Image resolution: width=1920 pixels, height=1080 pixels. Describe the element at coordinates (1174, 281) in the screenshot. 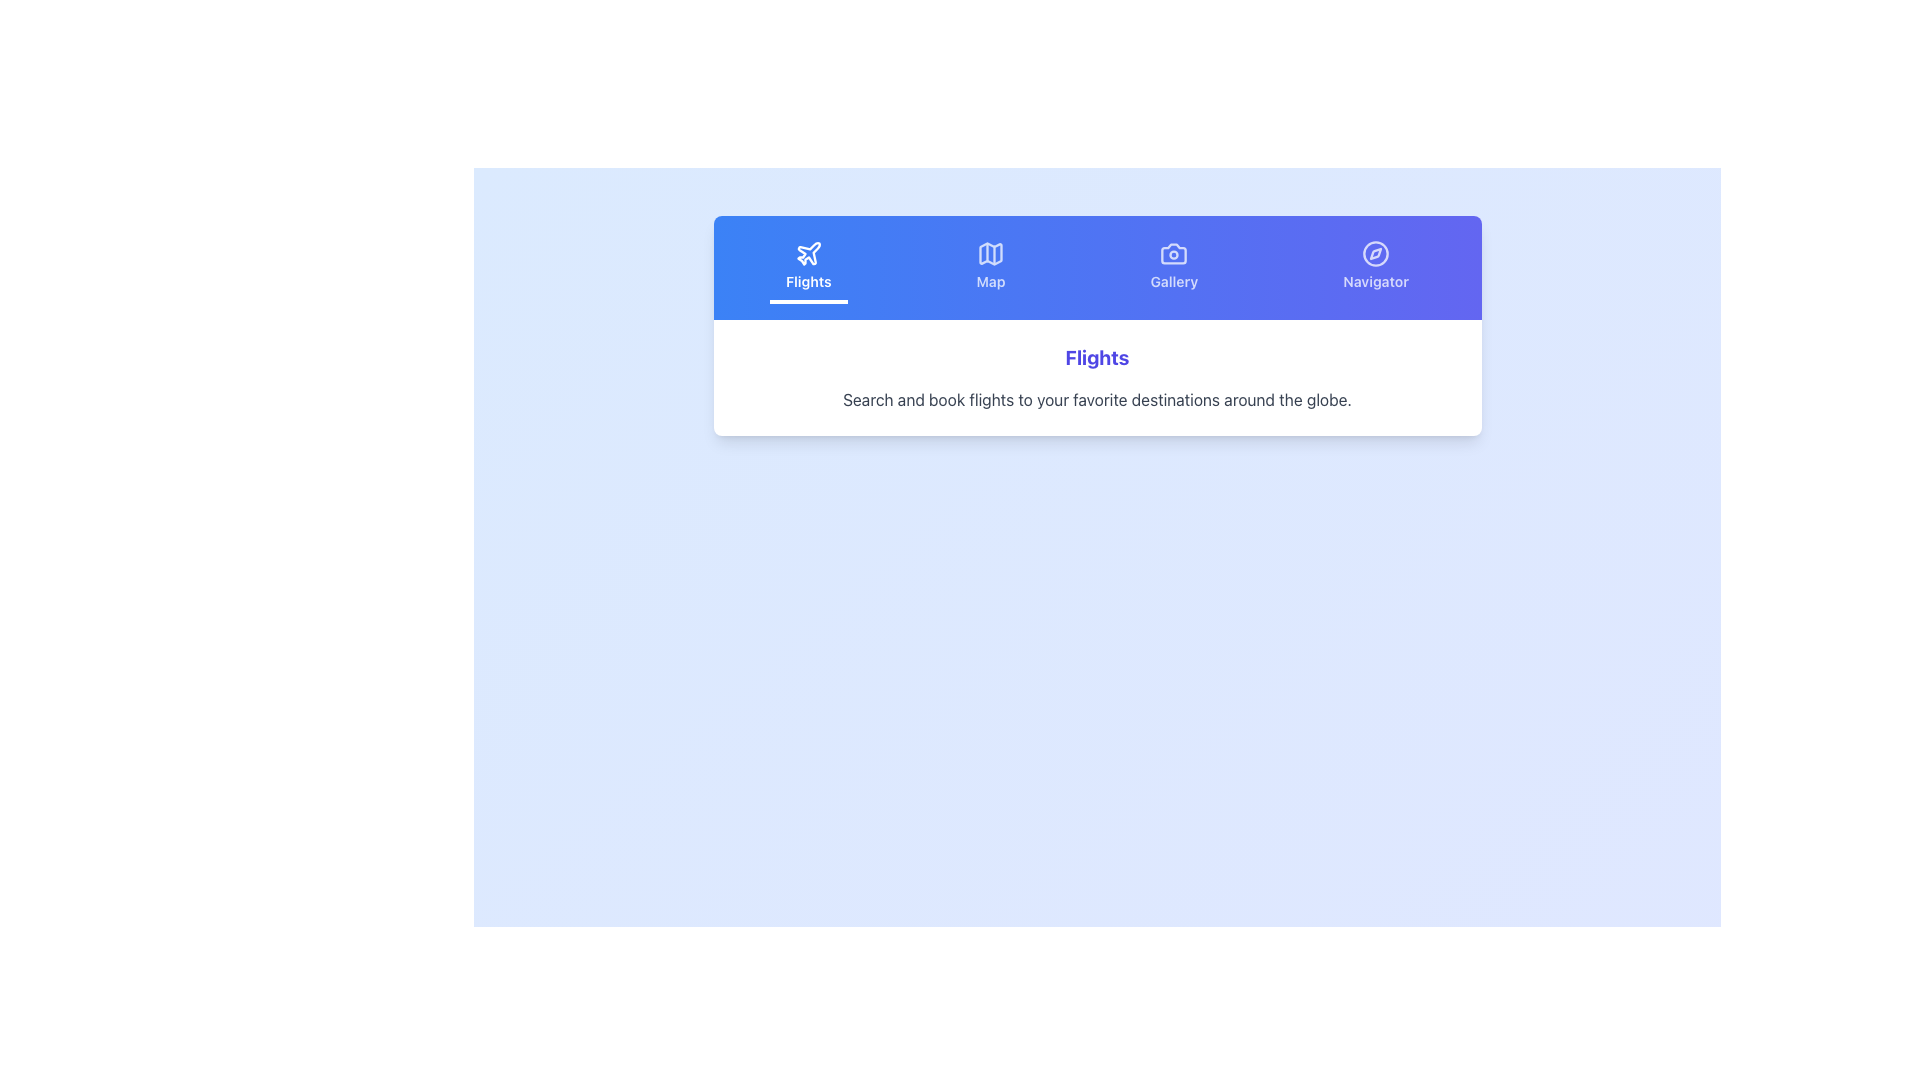

I see `the 'Gallery' text label, which is styled in white on a blue background and positioned below a camera icon in the navigation options` at that location.